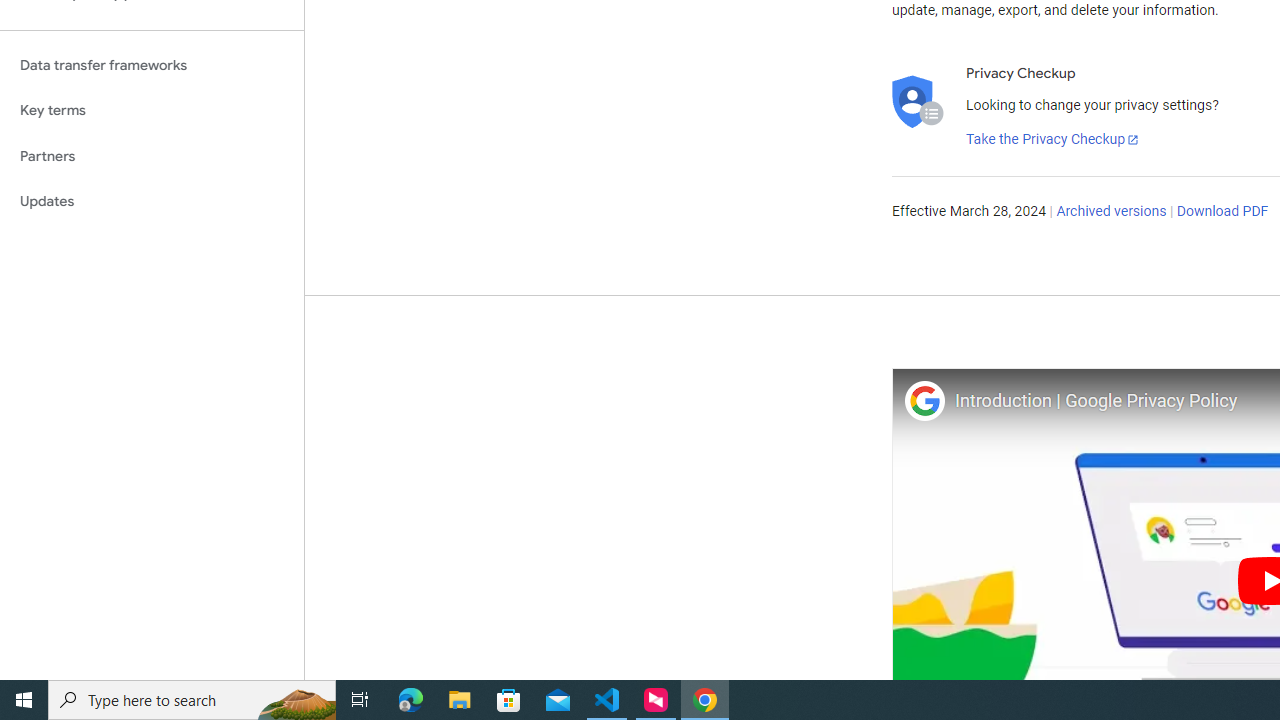 Image resolution: width=1280 pixels, height=720 pixels. Describe the element at coordinates (151, 110) in the screenshot. I see `'Key terms'` at that location.